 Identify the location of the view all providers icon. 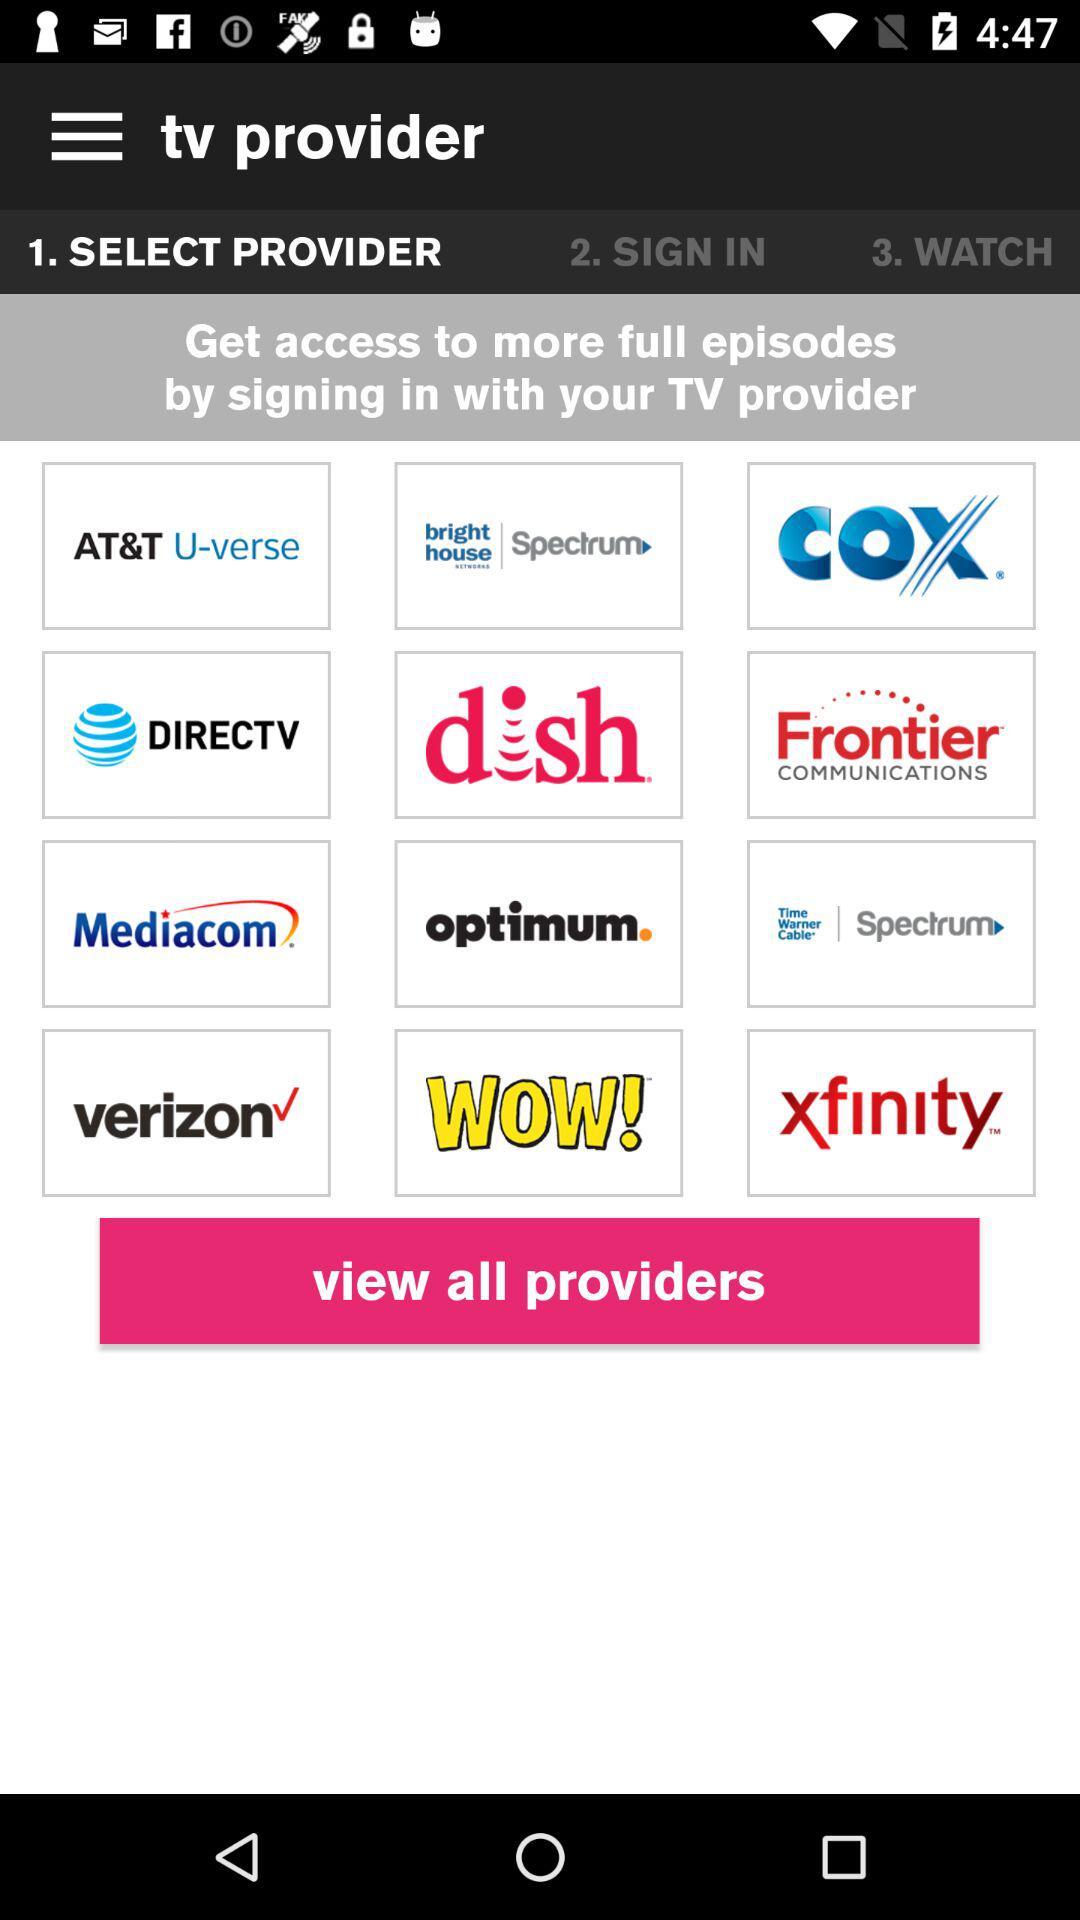
(538, 1281).